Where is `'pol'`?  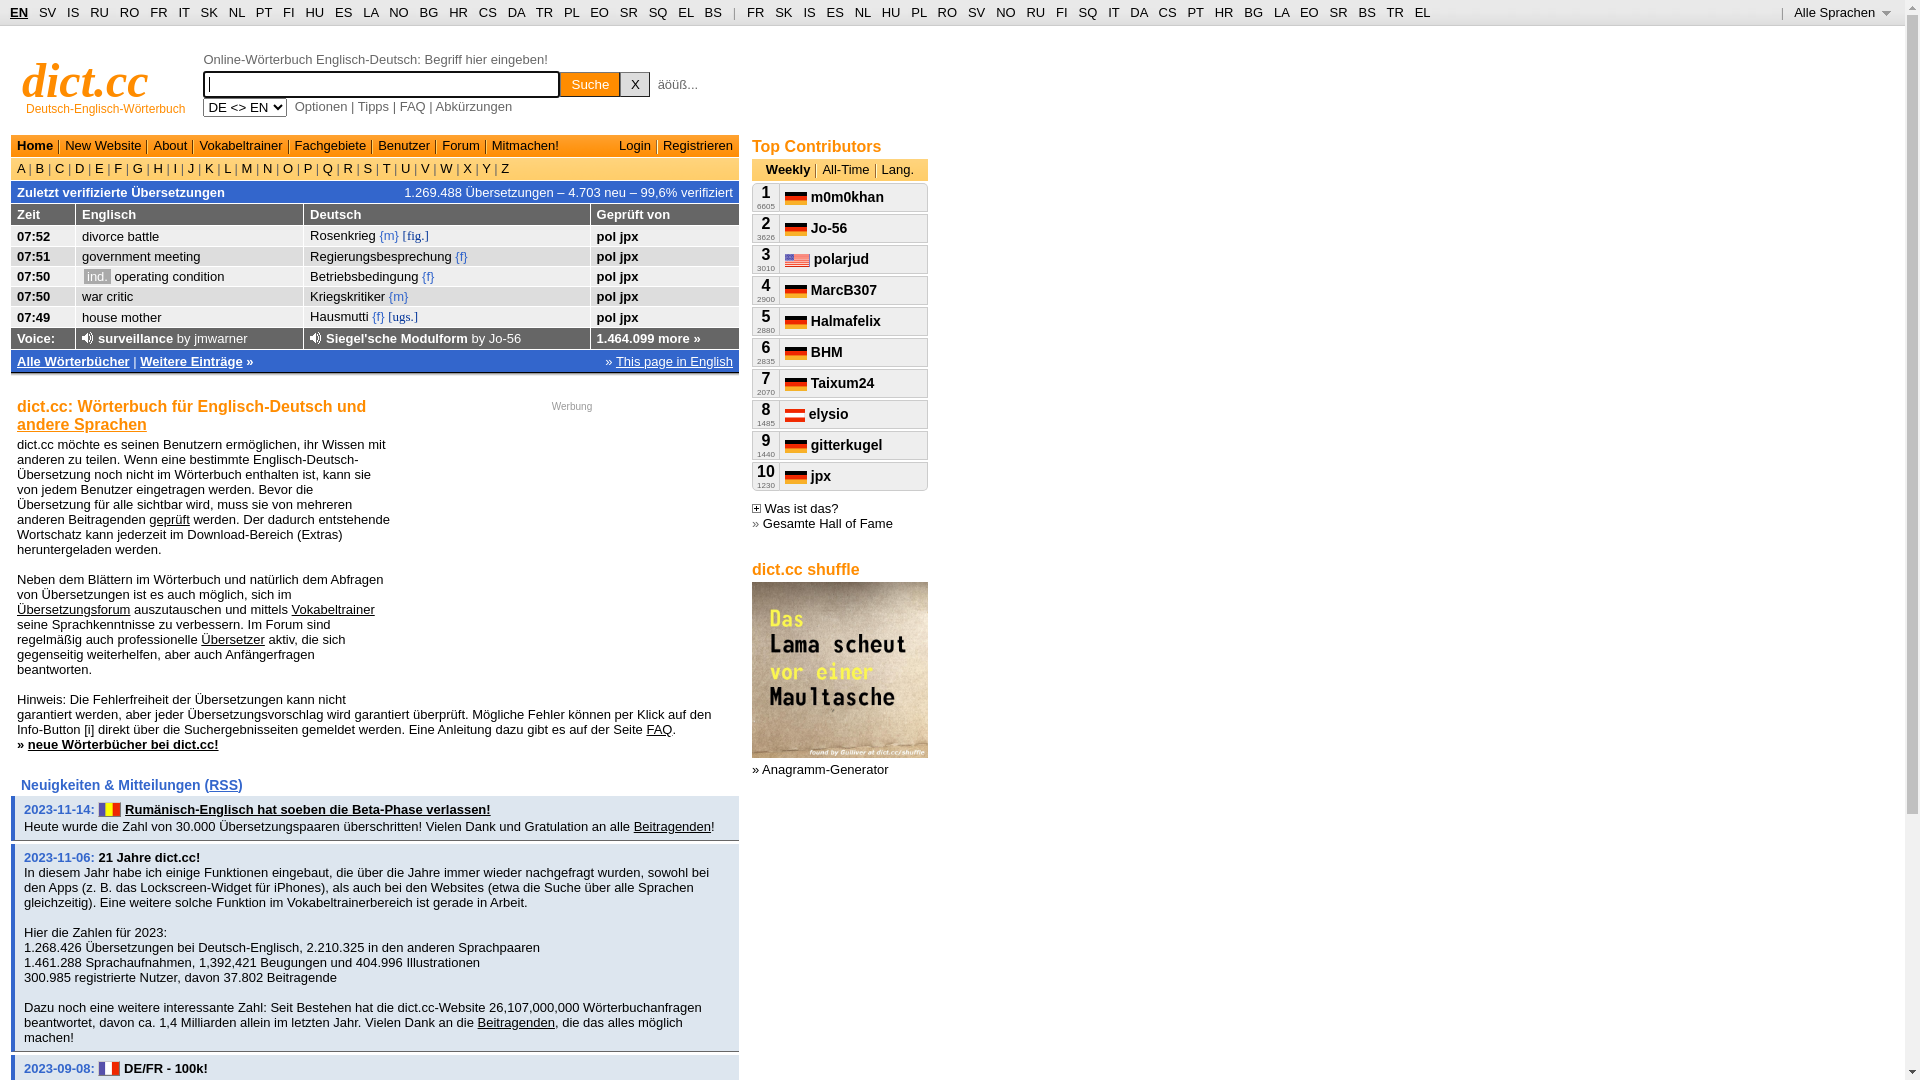 'pol' is located at coordinates (605, 316).